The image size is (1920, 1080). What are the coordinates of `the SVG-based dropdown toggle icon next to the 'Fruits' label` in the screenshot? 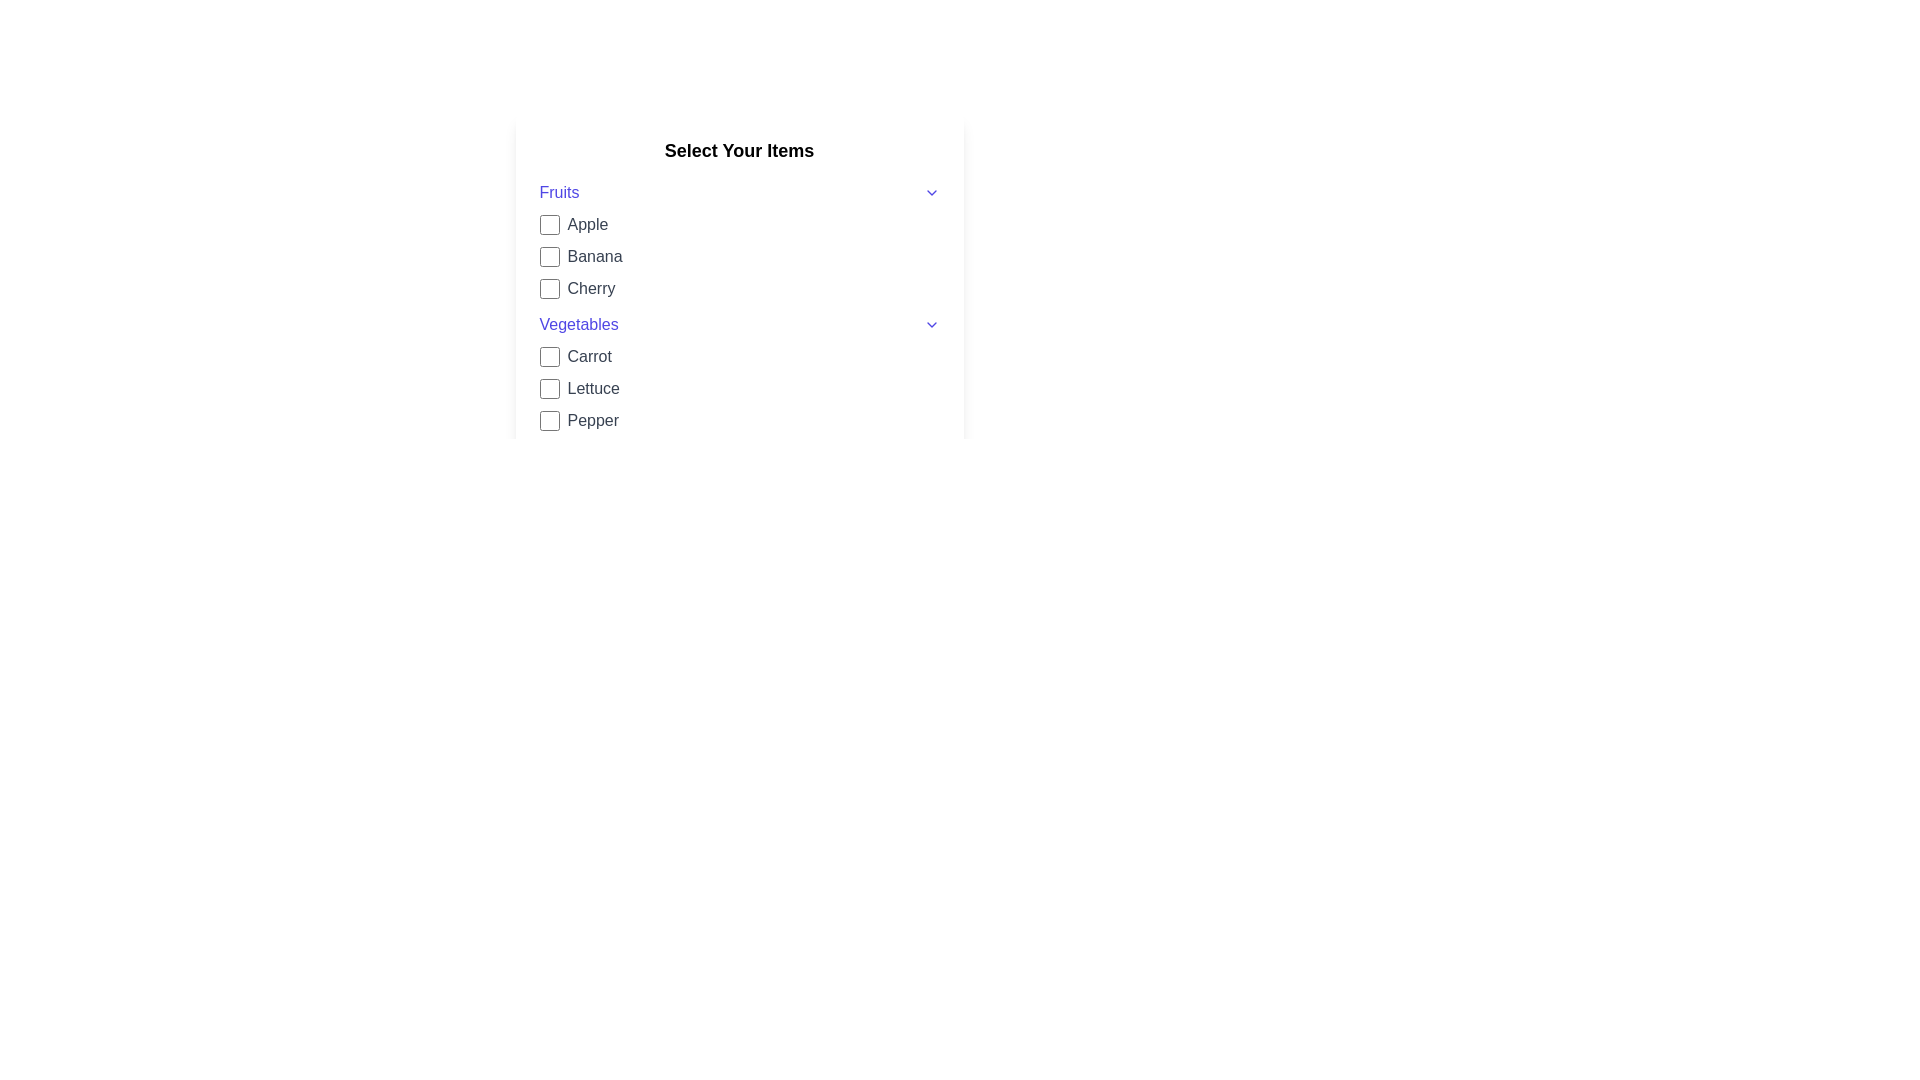 It's located at (930, 192).